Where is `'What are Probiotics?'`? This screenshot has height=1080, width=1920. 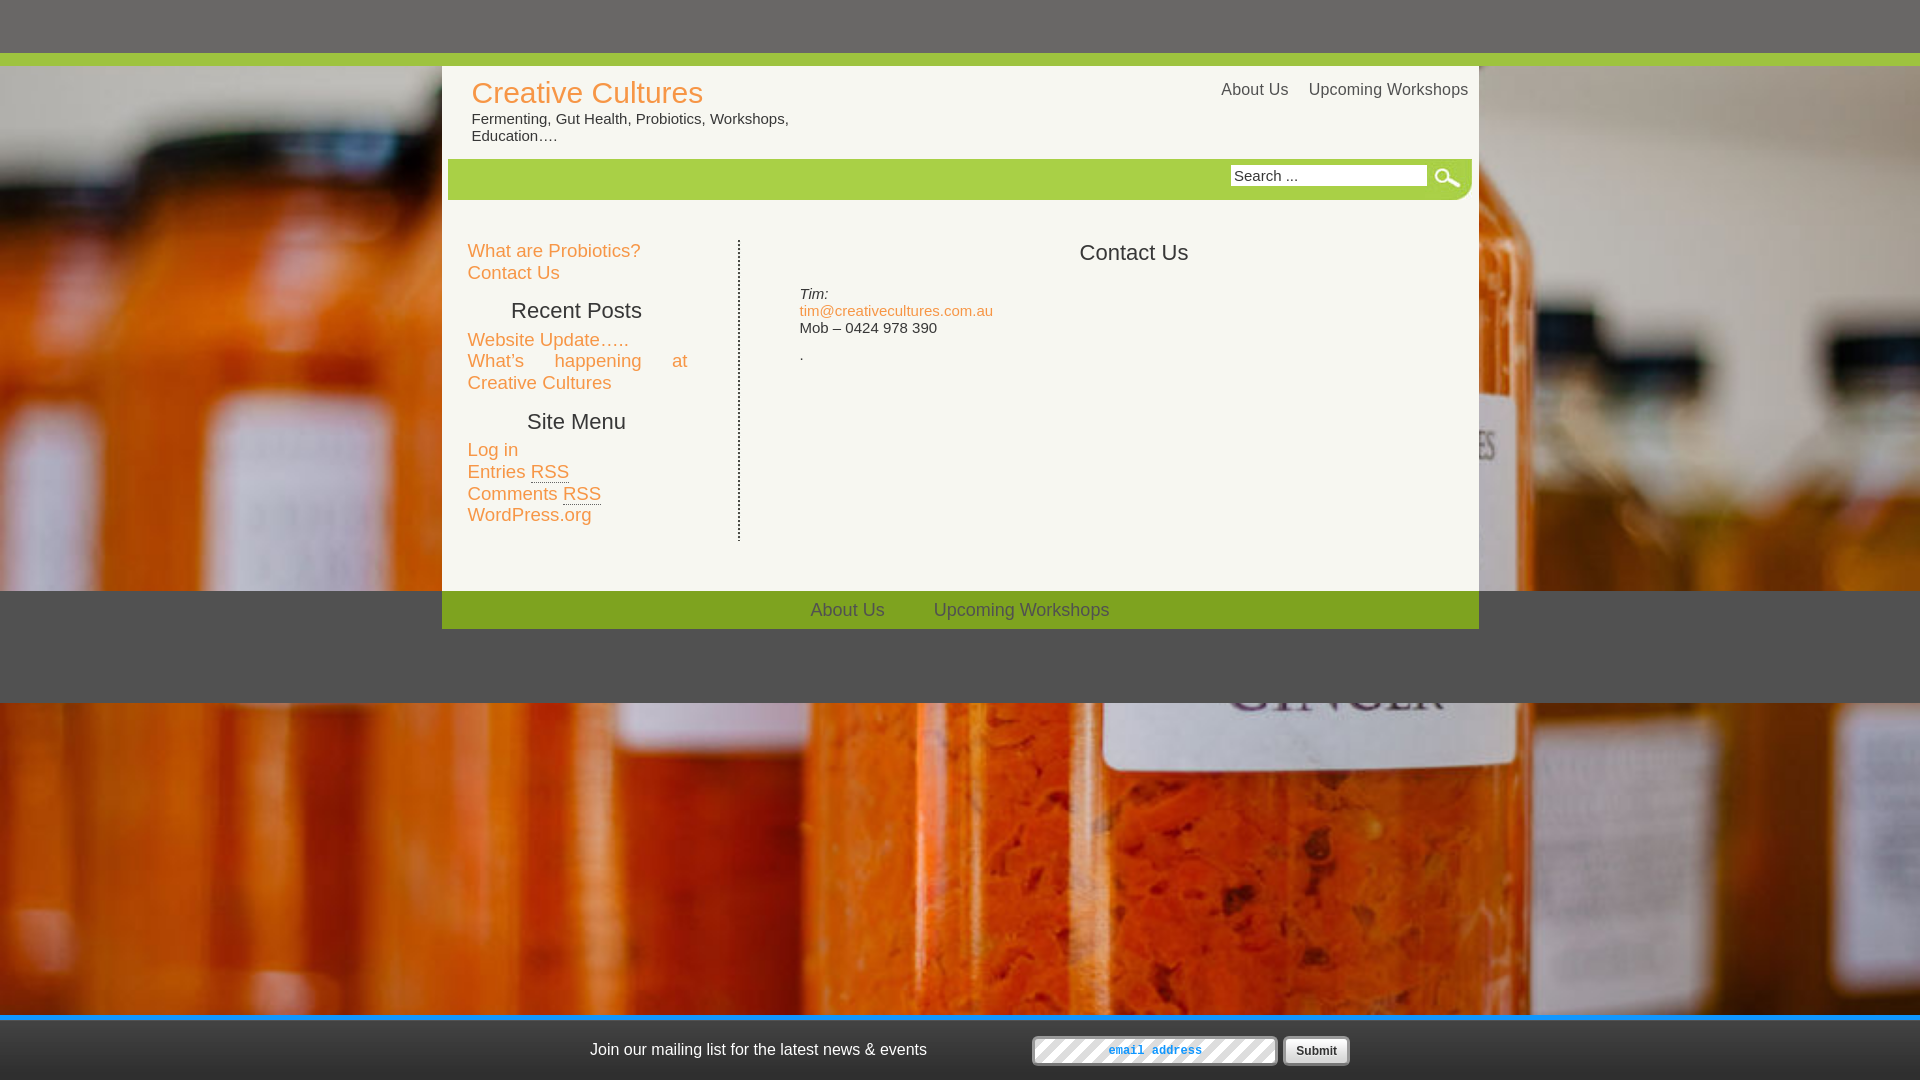
'What are Probiotics?' is located at coordinates (554, 249).